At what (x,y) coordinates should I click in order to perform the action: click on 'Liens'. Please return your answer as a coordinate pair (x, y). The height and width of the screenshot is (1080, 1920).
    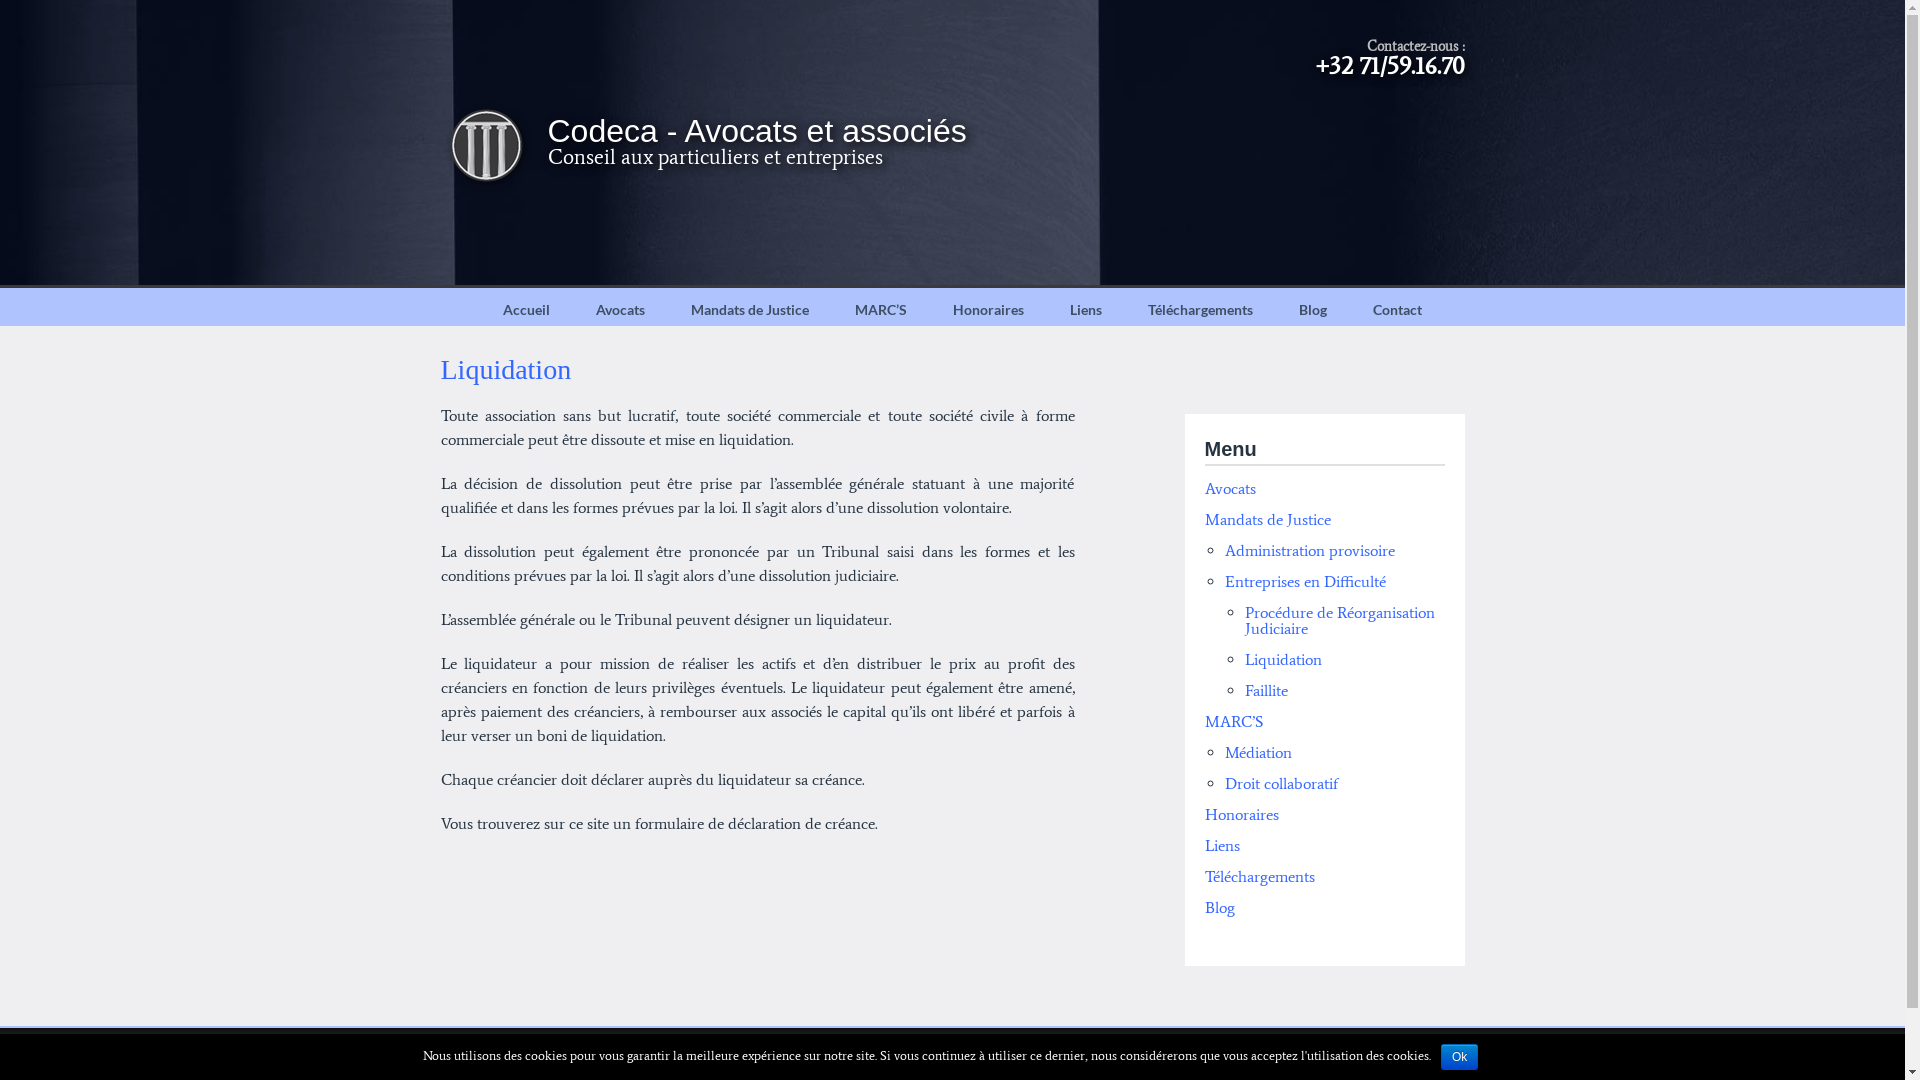
    Looking at the image, I should click on (1083, 309).